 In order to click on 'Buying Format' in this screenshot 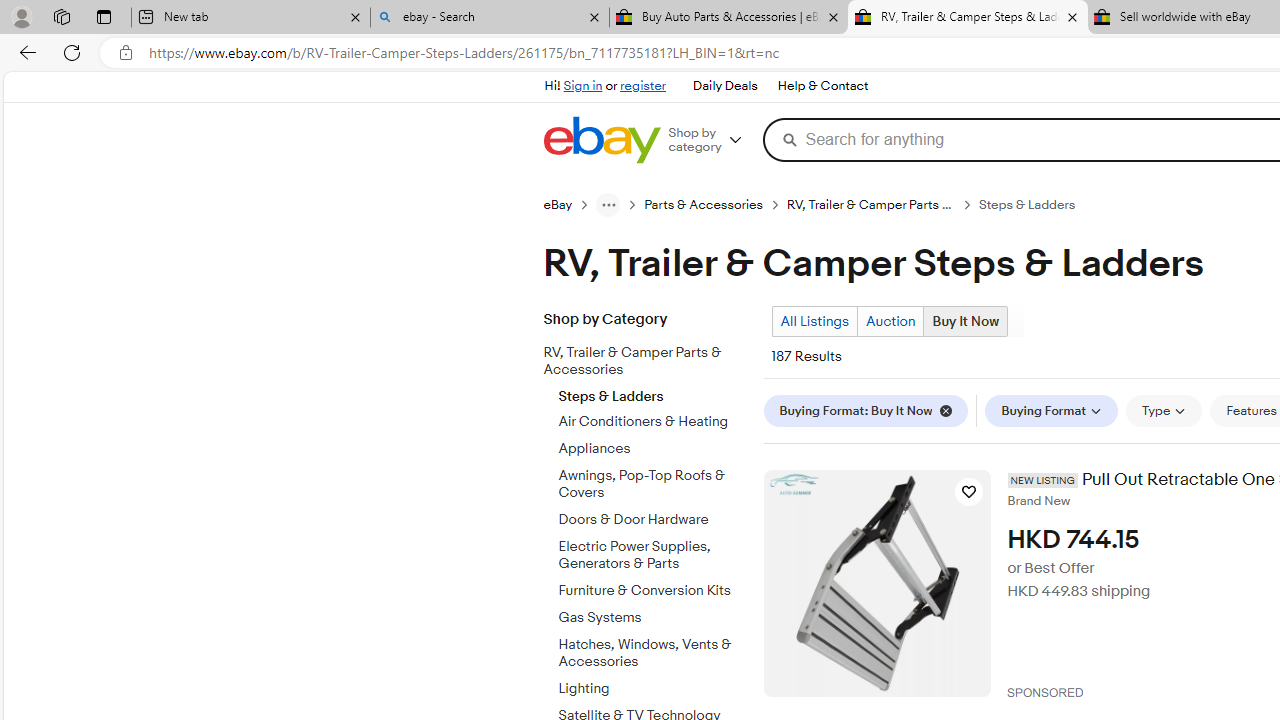, I will do `click(1051, 410)`.